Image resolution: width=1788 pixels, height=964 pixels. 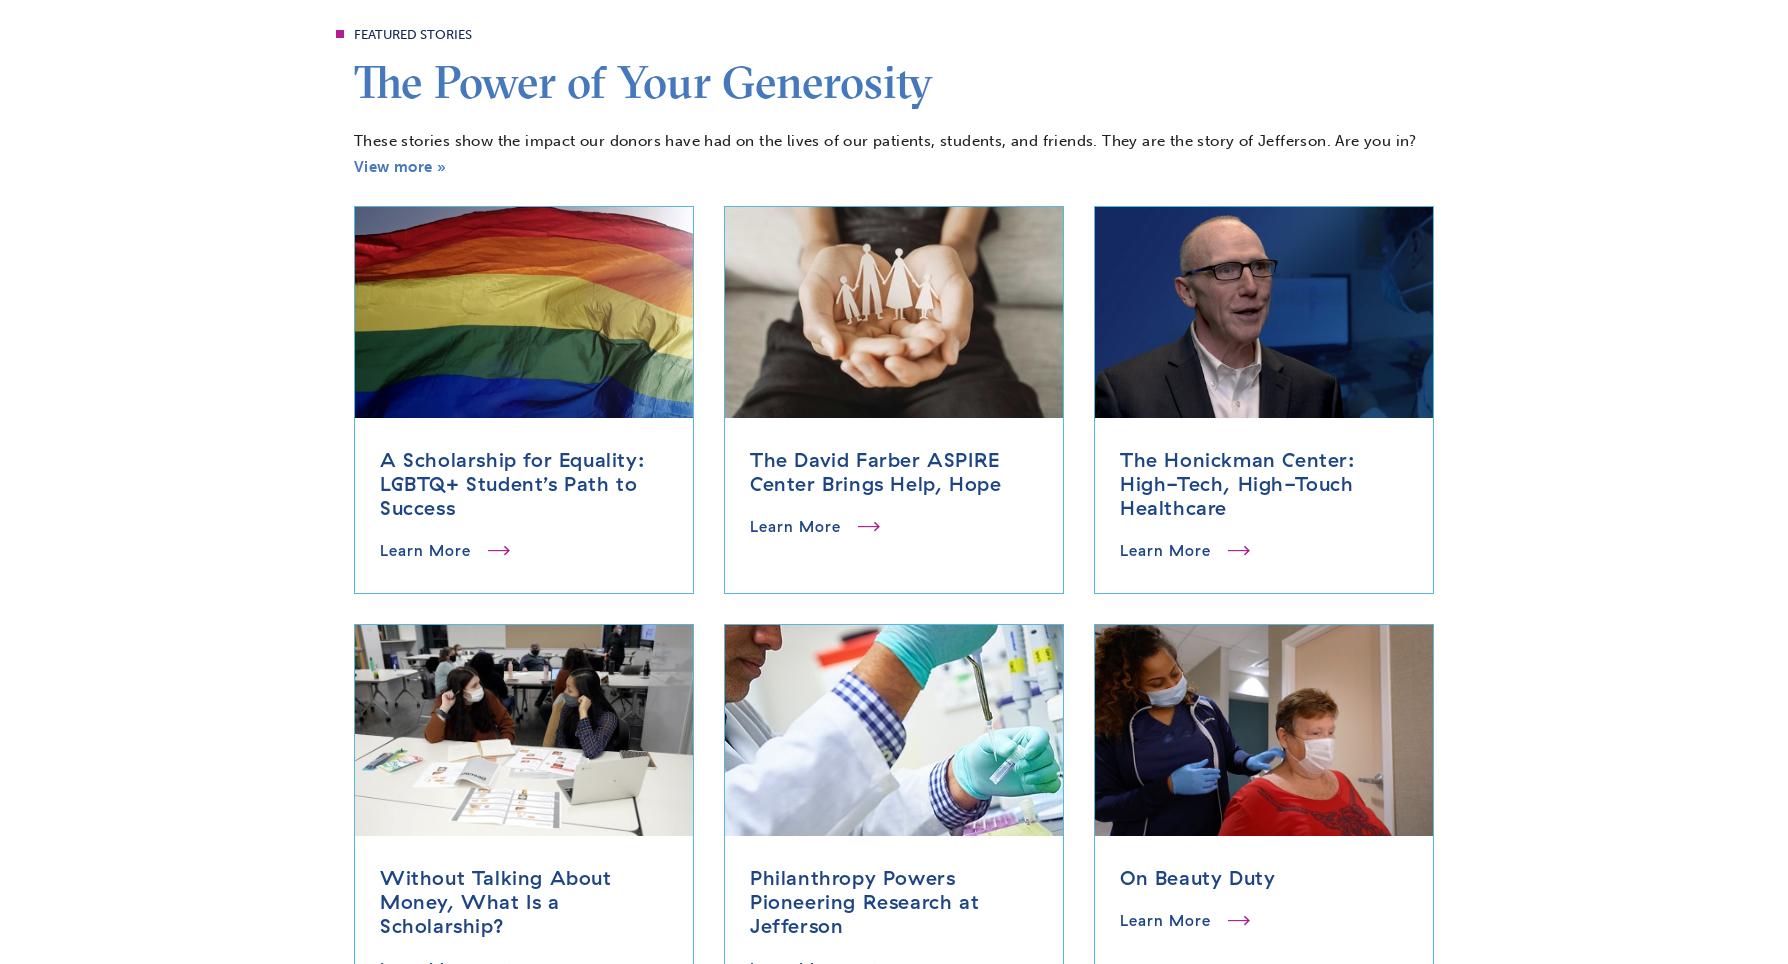 I want to click on 'Featured Stories', so click(x=412, y=32).